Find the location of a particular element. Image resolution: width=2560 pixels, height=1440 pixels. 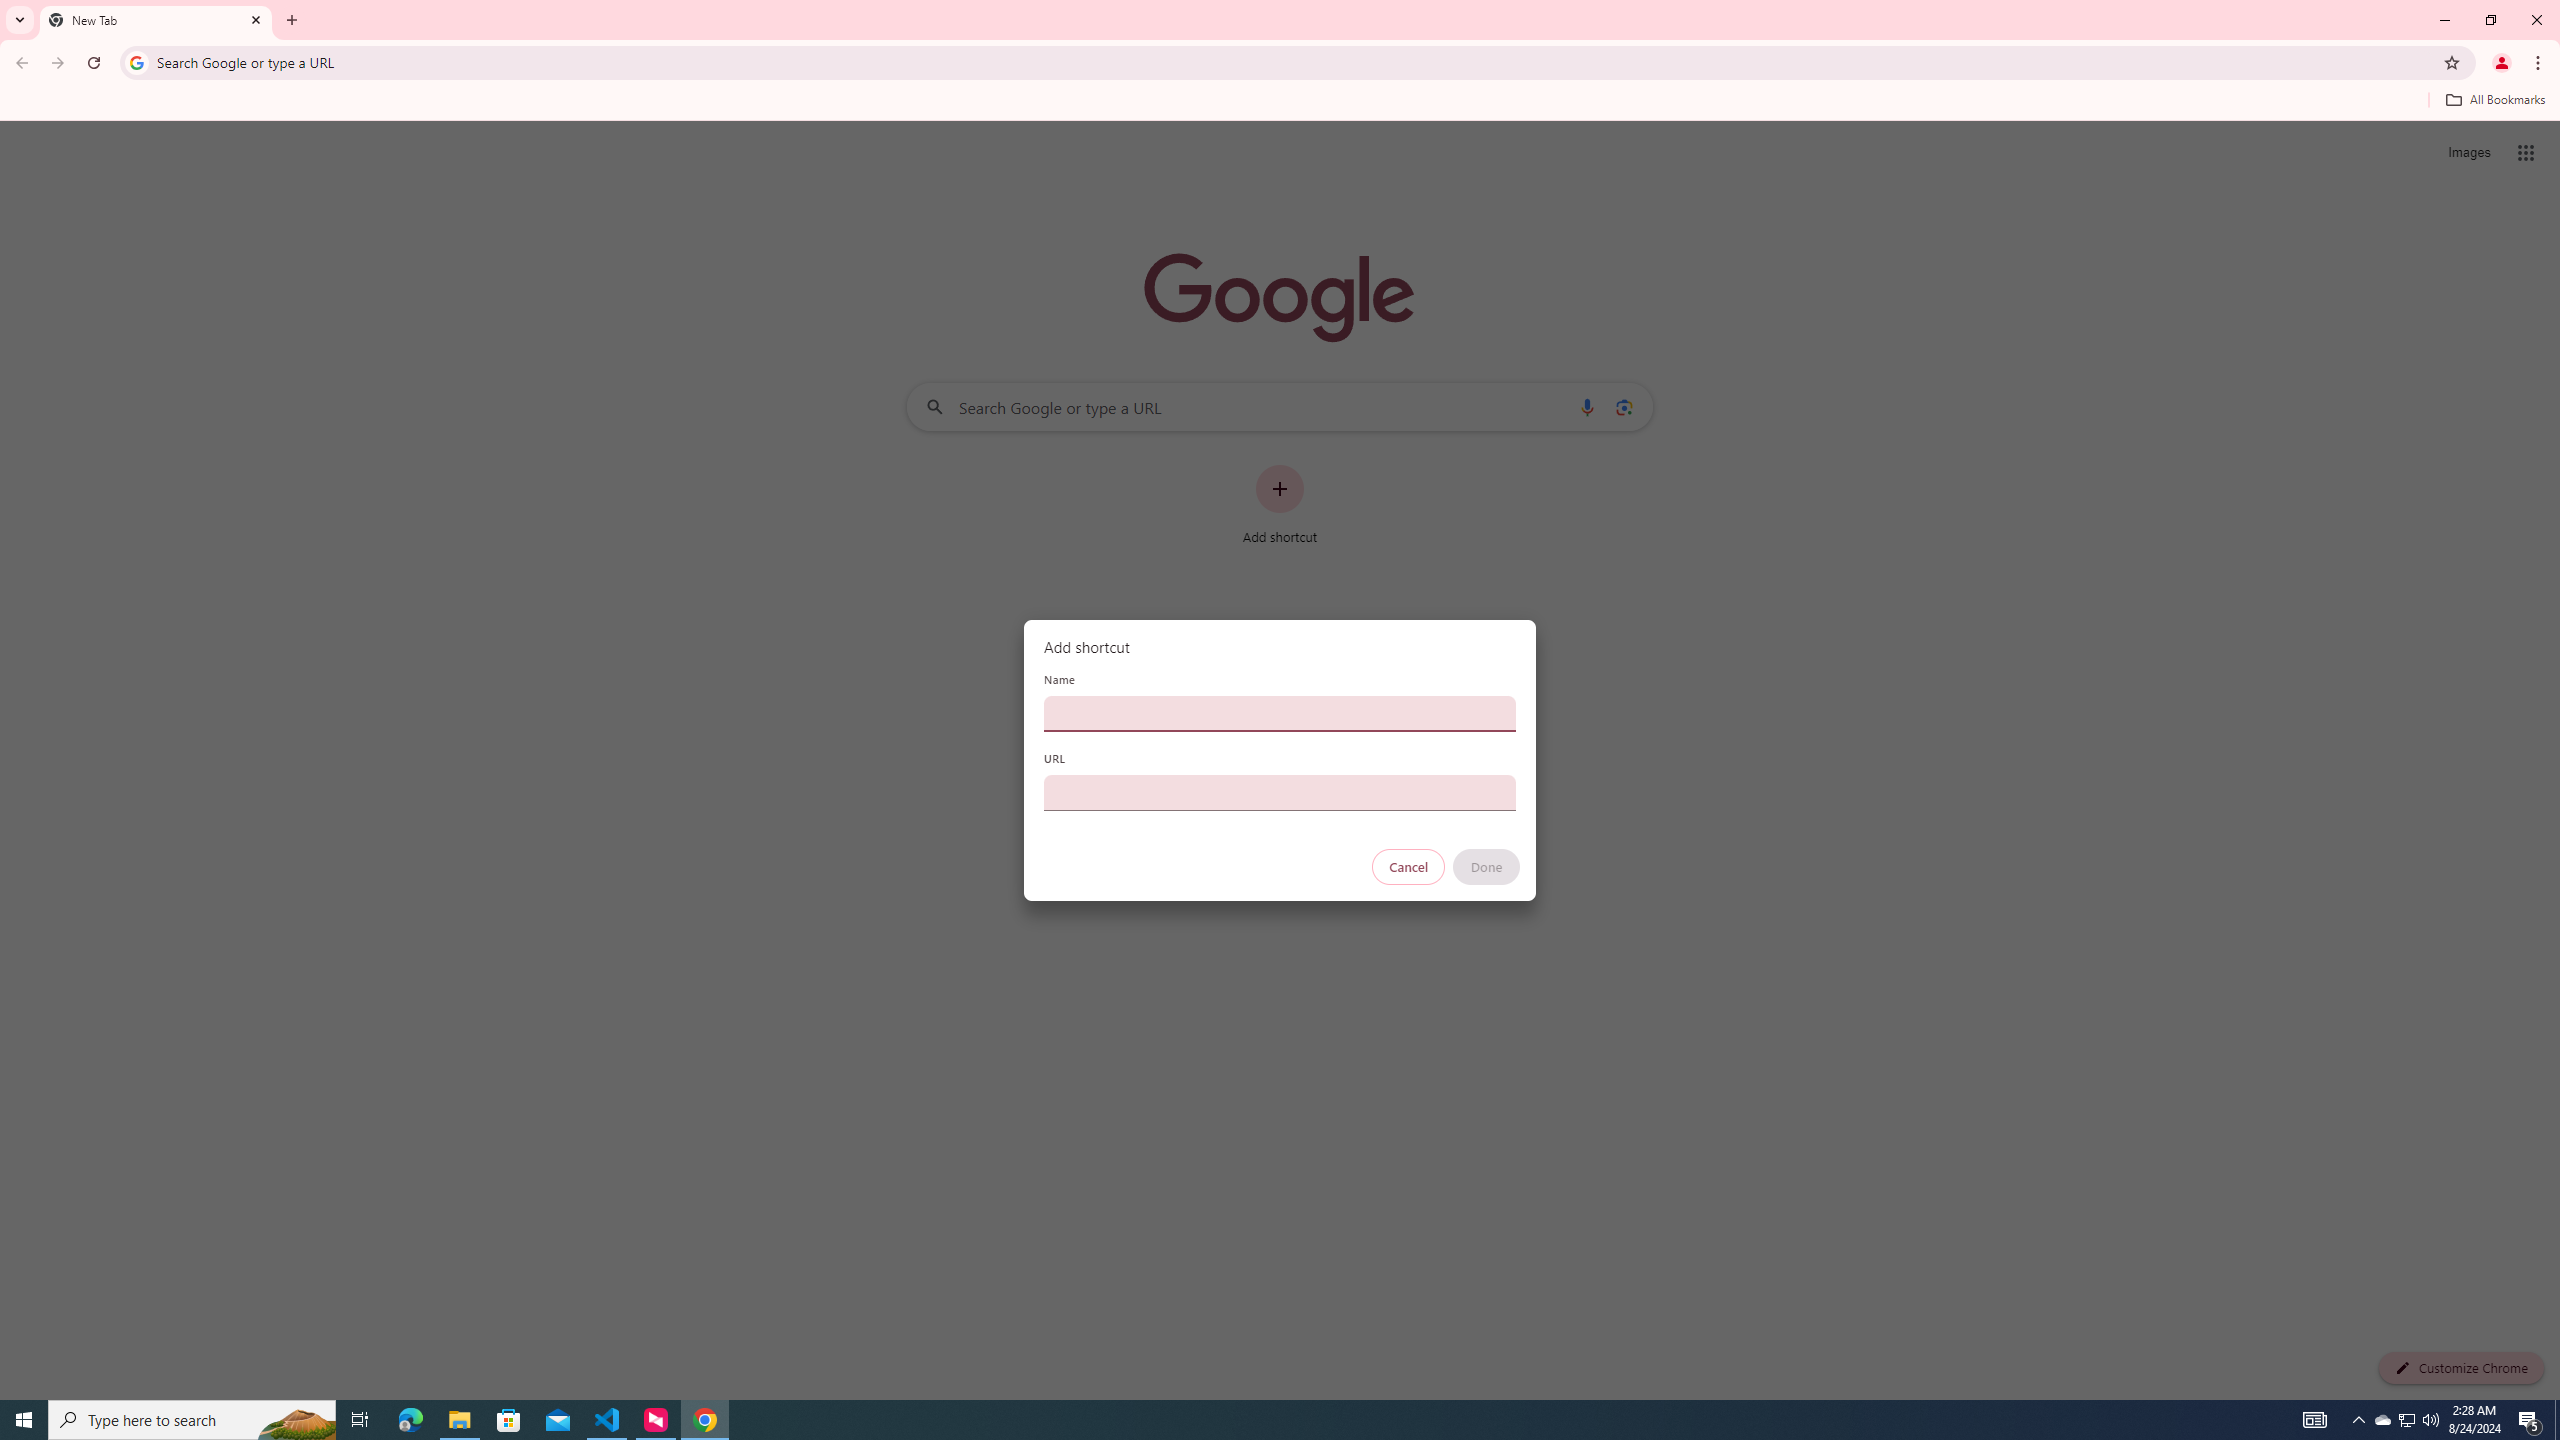

'Cancel' is located at coordinates (1409, 866).